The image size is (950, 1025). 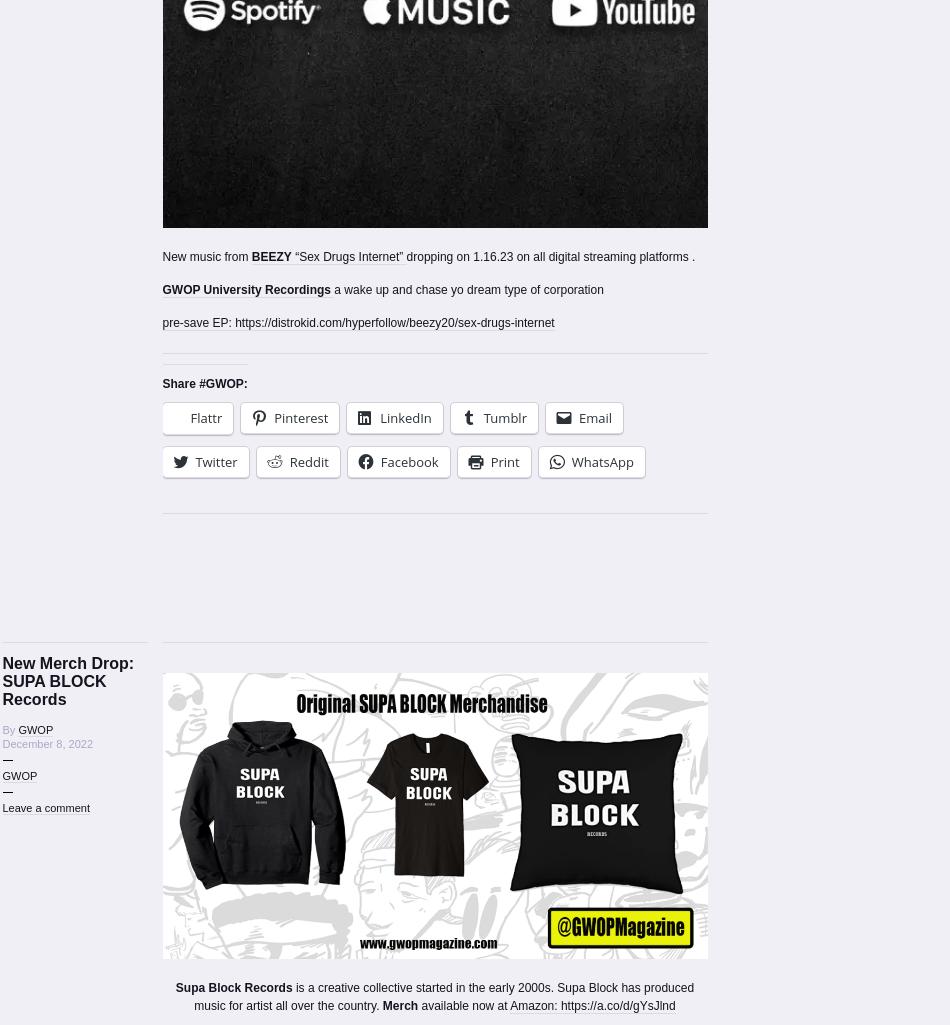 I want to click on 'pre-save EP: https://distrokid.com/hyperfollow/beezy20/sex-drugs-internet', so click(x=161, y=321).